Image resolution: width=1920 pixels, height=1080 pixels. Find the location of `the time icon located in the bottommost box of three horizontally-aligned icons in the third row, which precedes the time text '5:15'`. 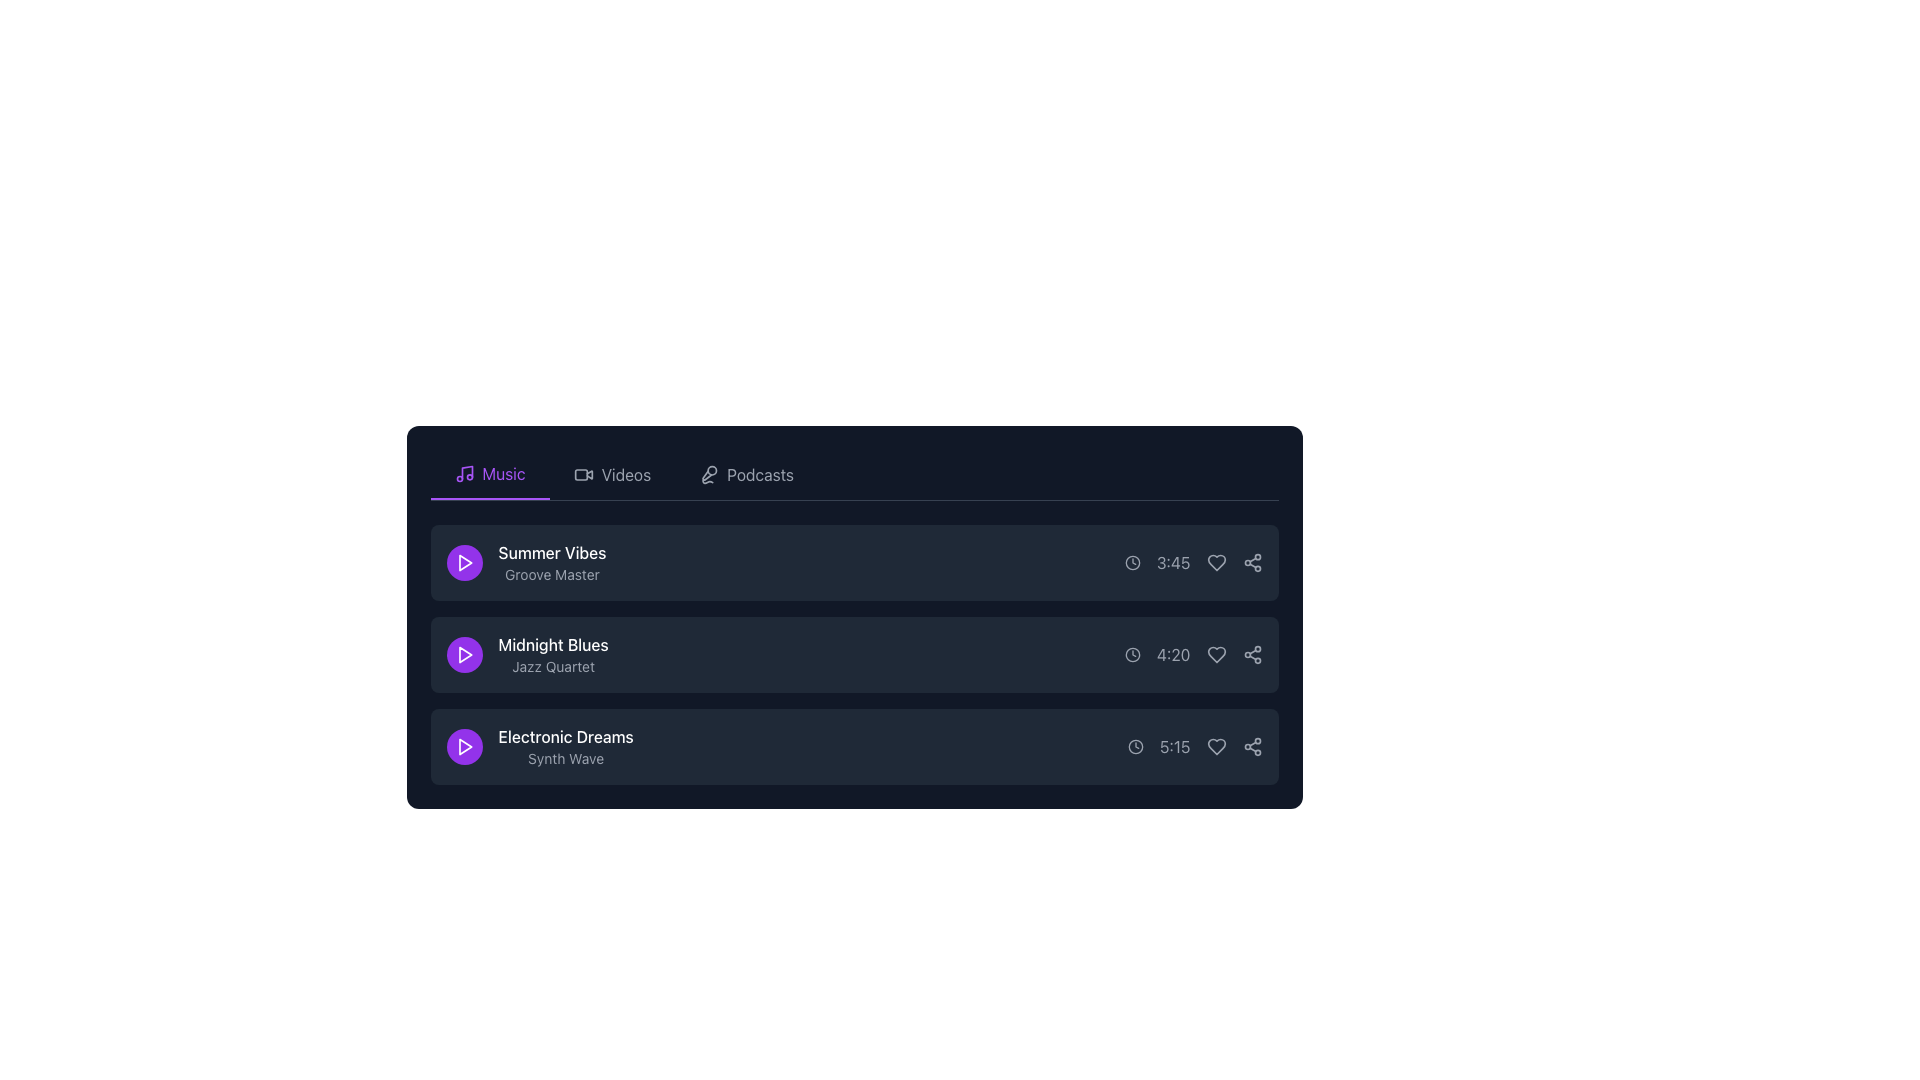

the time icon located in the bottommost box of three horizontally-aligned icons in the third row, which precedes the time text '5:15' is located at coordinates (1135, 747).